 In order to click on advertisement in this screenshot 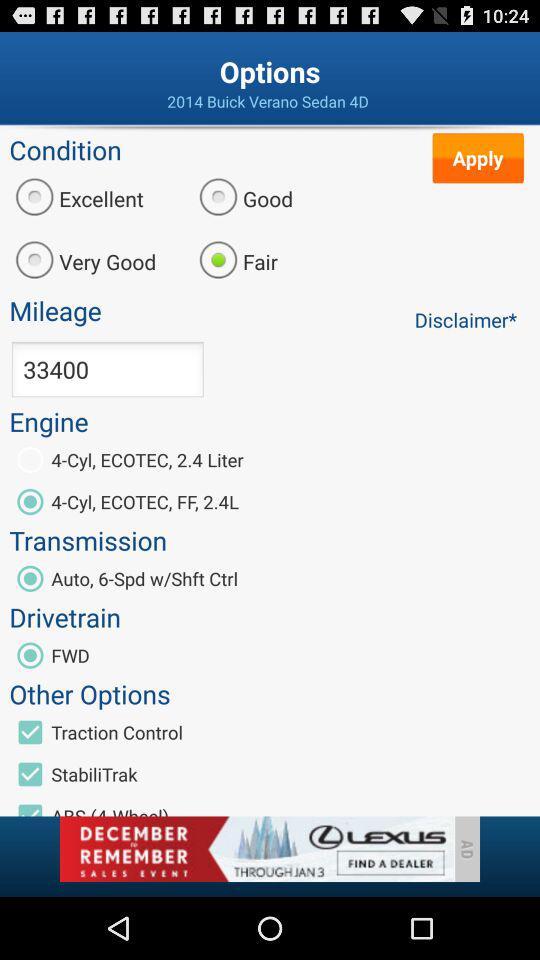, I will do `click(256, 848)`.